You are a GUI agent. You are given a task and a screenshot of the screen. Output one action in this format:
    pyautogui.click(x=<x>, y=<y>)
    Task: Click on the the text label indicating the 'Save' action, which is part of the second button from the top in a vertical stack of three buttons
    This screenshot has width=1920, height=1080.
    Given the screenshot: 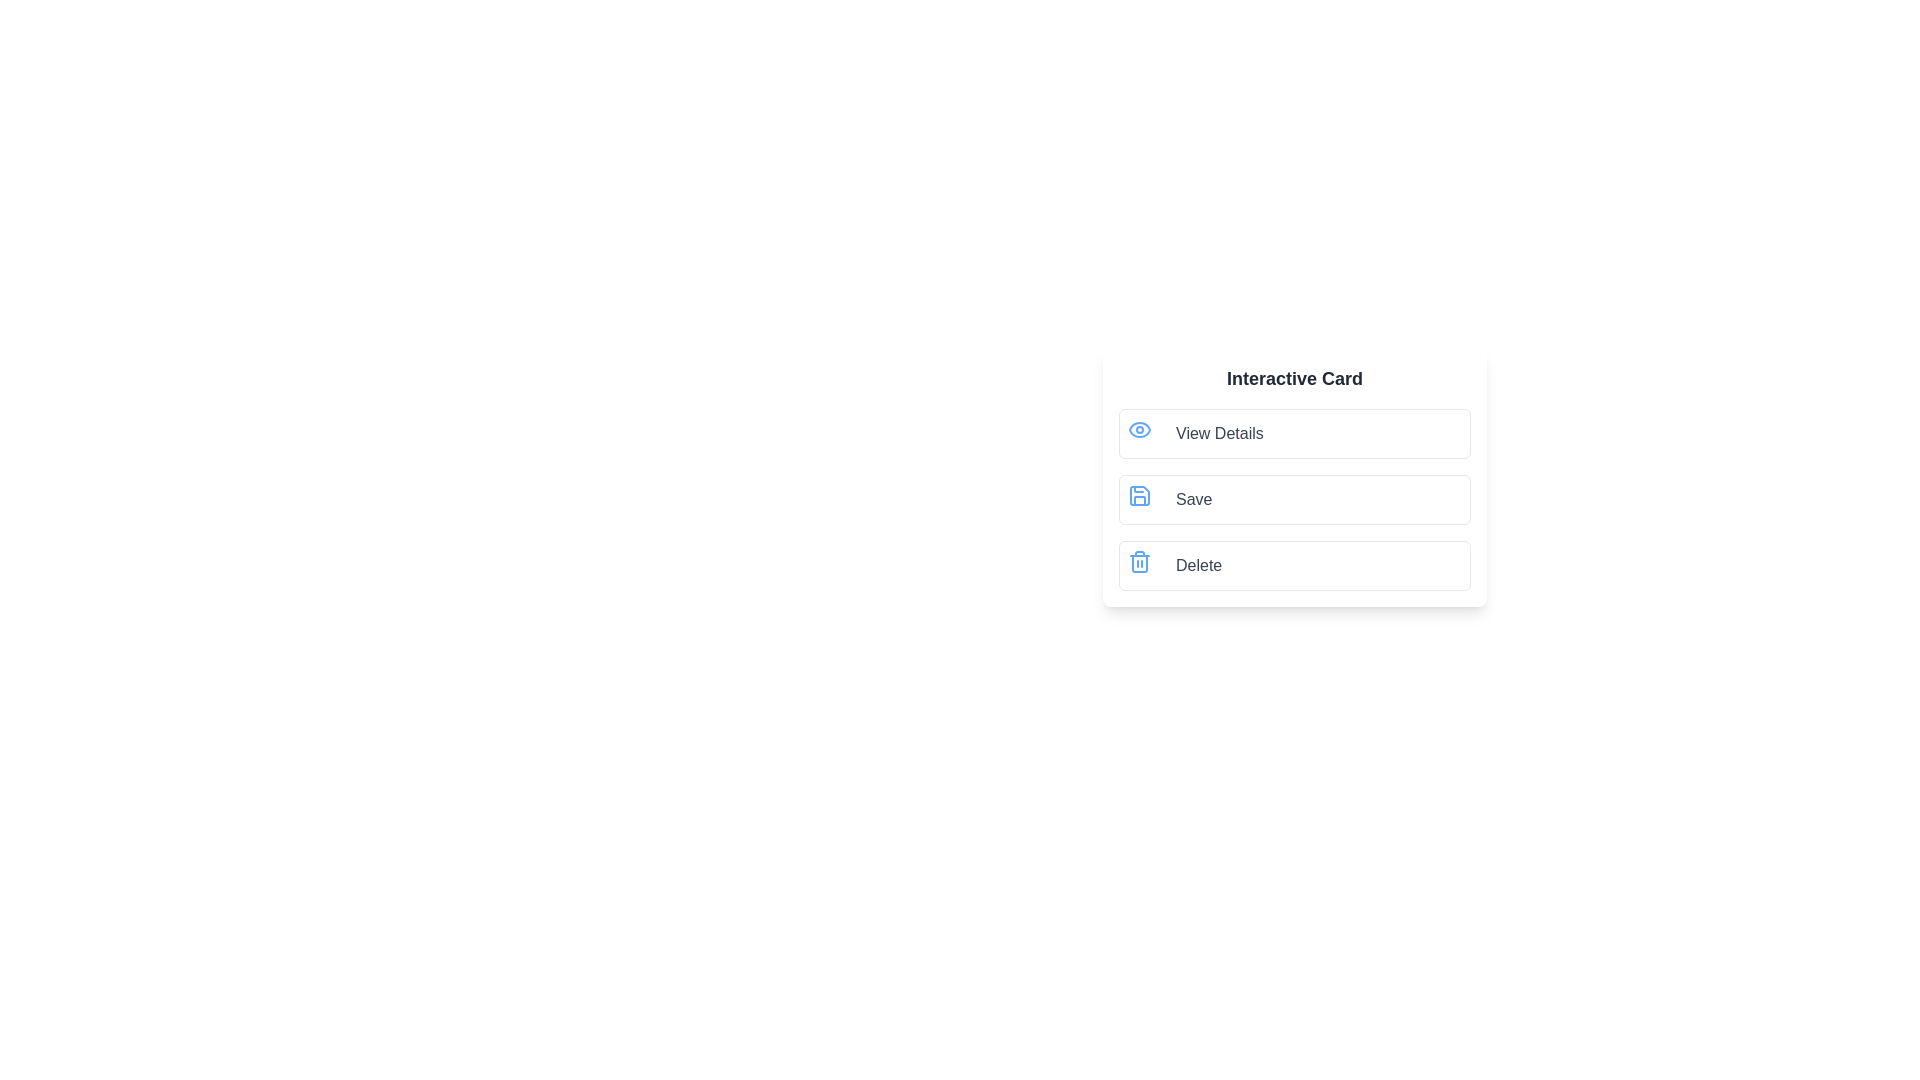 What is the action you would take?
    pyautogui.click(x=1194, y=499)
    